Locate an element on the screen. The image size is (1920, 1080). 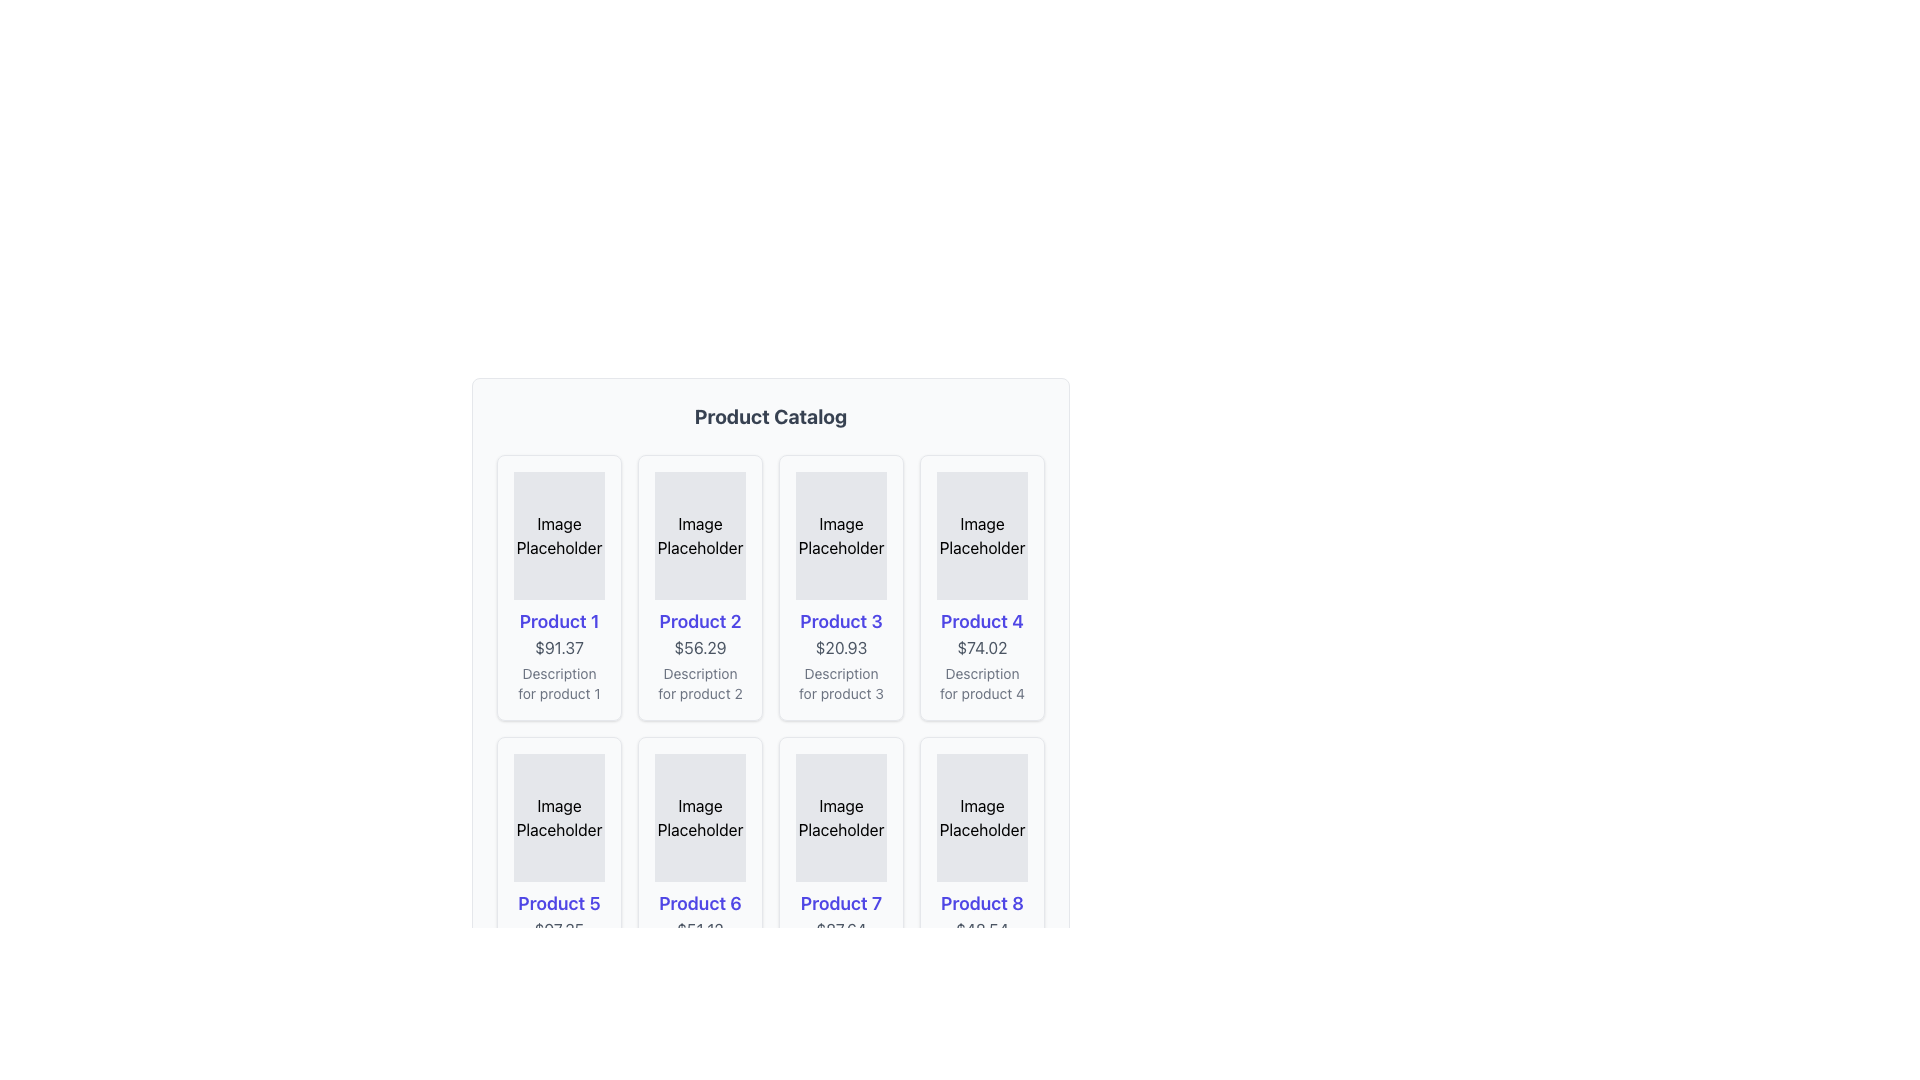
the card displaying 'Product 7' with a price of '$87.64' and a description 'Description for product 7'. This card is the fourth in the second row of a grid layout is located at coordinates (841, 869).